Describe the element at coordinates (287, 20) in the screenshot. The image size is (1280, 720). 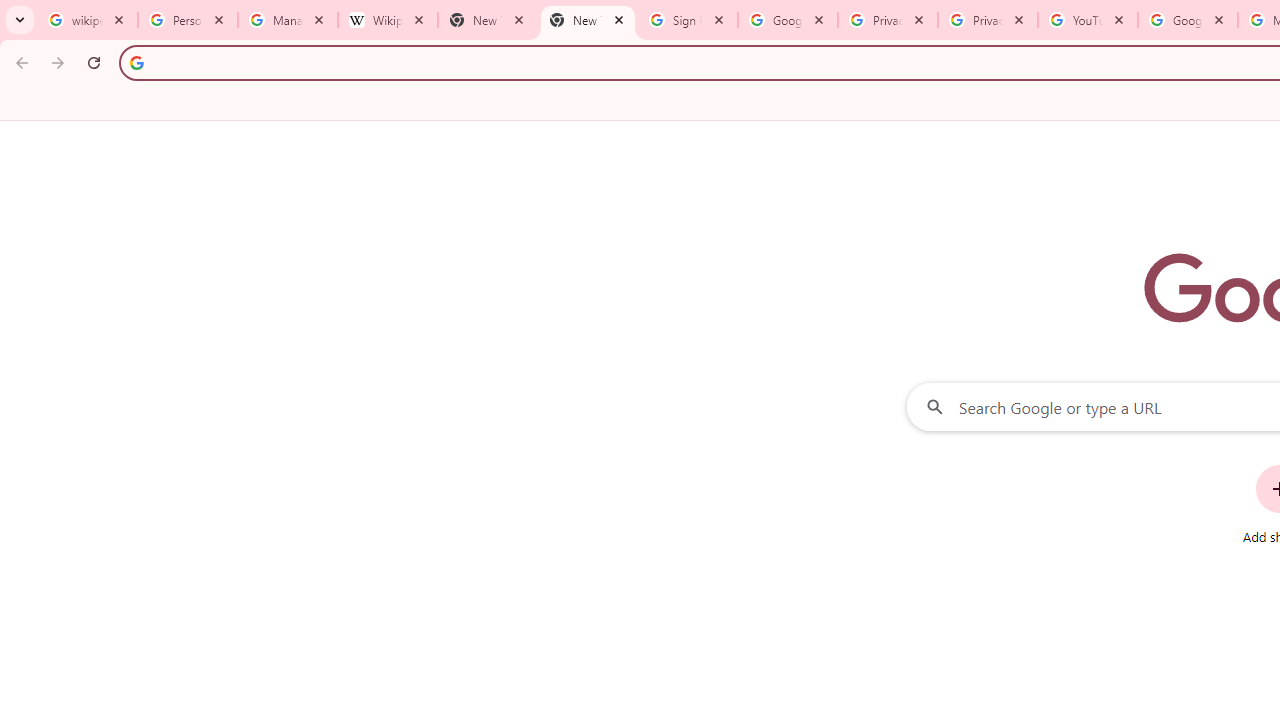
I see `'Manage your Location History - Google Search Help'` at that location.